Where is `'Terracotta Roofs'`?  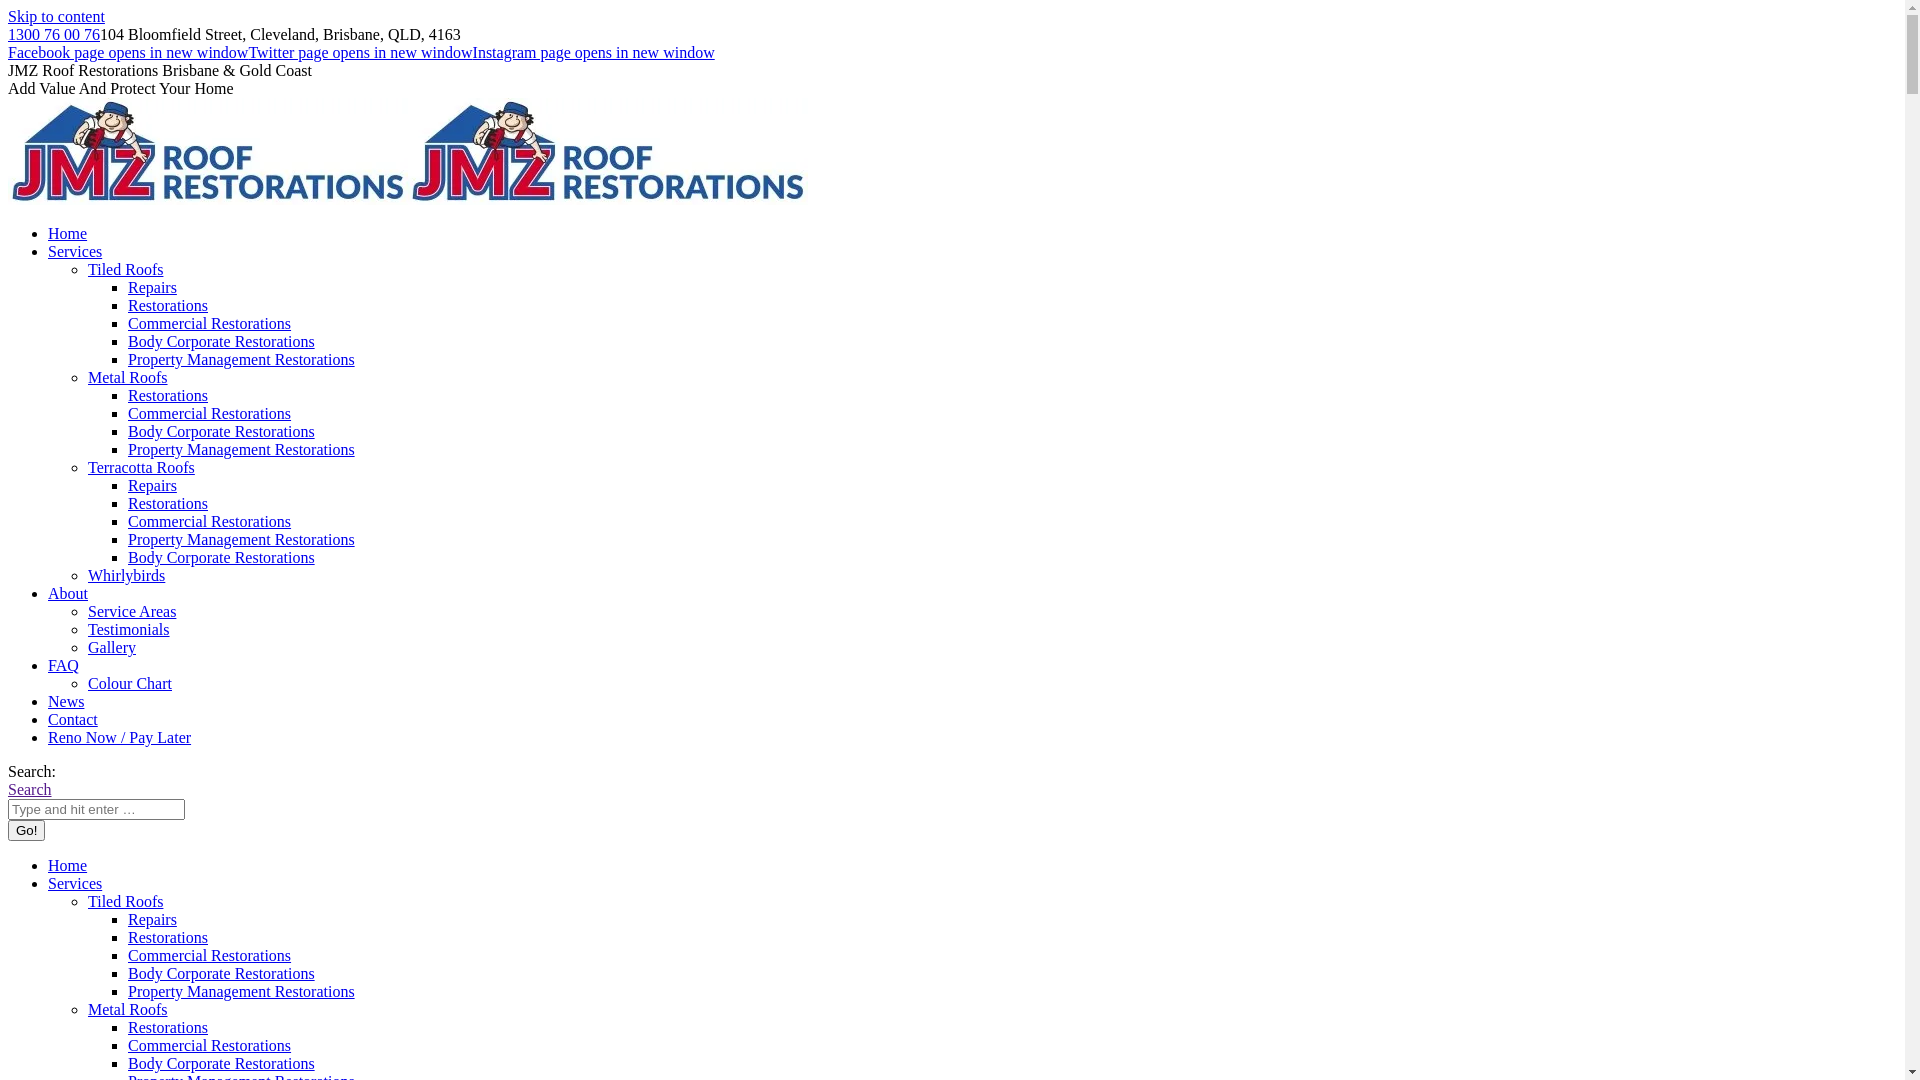
'Terracotta Roofs' is located at coordinates (140, 467).